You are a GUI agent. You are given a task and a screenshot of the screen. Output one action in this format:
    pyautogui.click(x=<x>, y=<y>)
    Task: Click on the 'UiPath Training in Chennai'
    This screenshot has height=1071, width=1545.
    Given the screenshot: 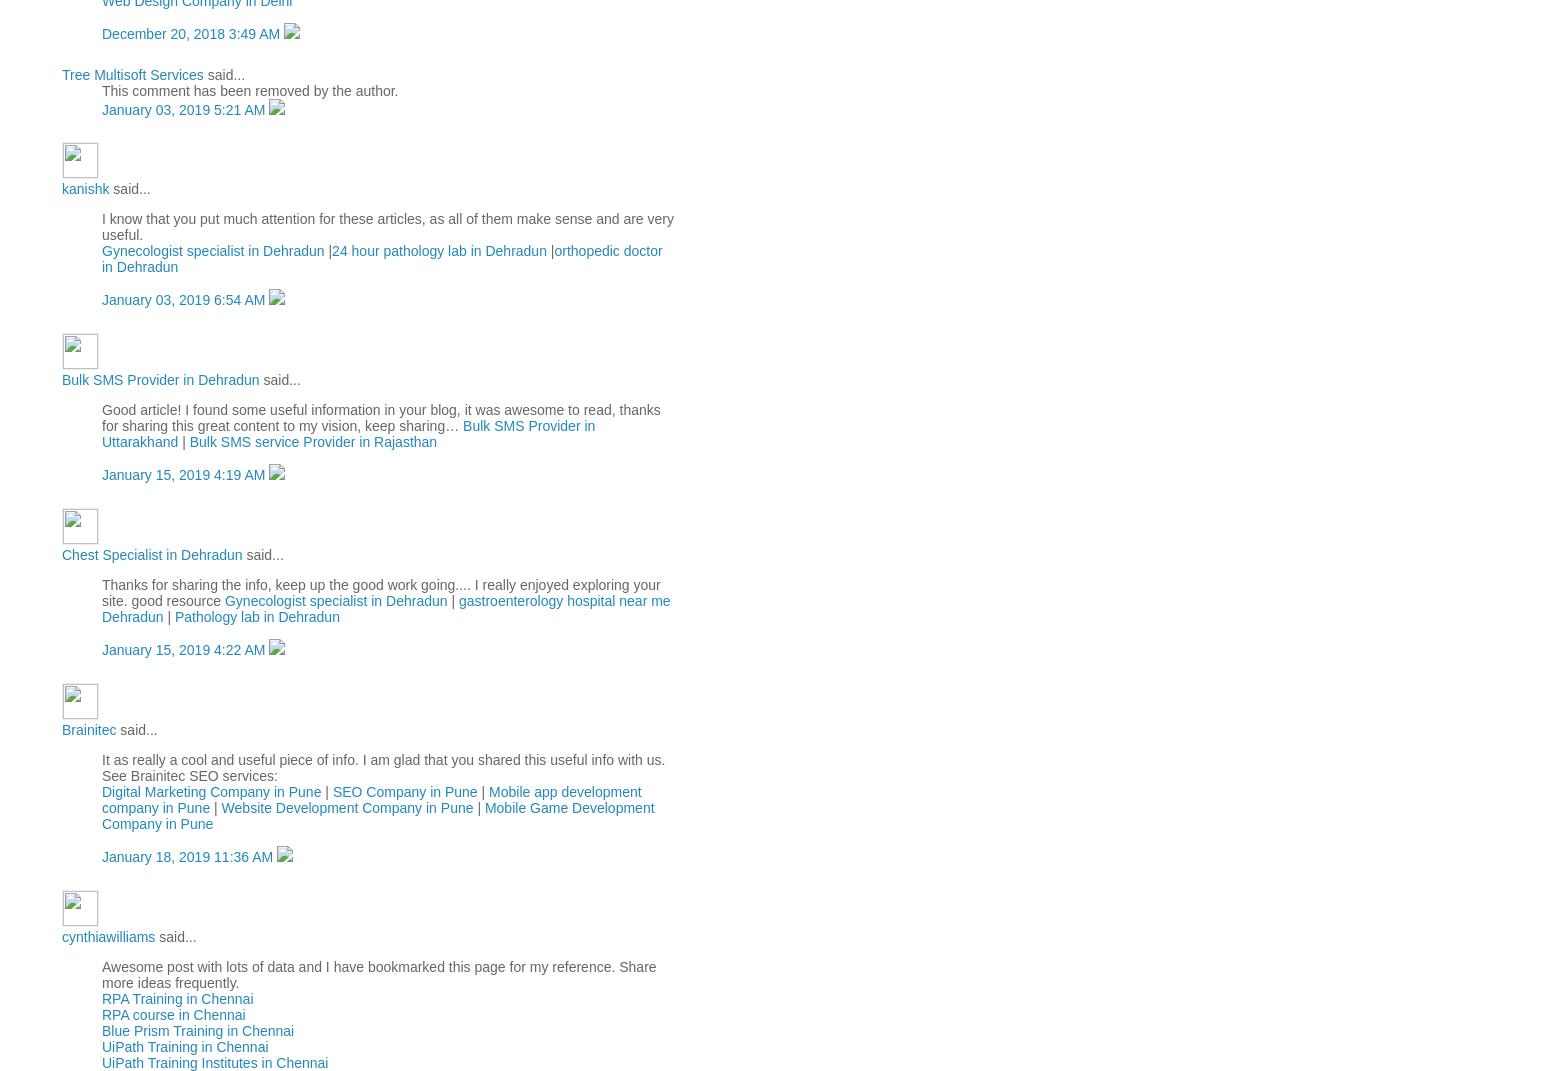 What is the action you would take?
    pyautogui.click(x=100, y=1046)
    